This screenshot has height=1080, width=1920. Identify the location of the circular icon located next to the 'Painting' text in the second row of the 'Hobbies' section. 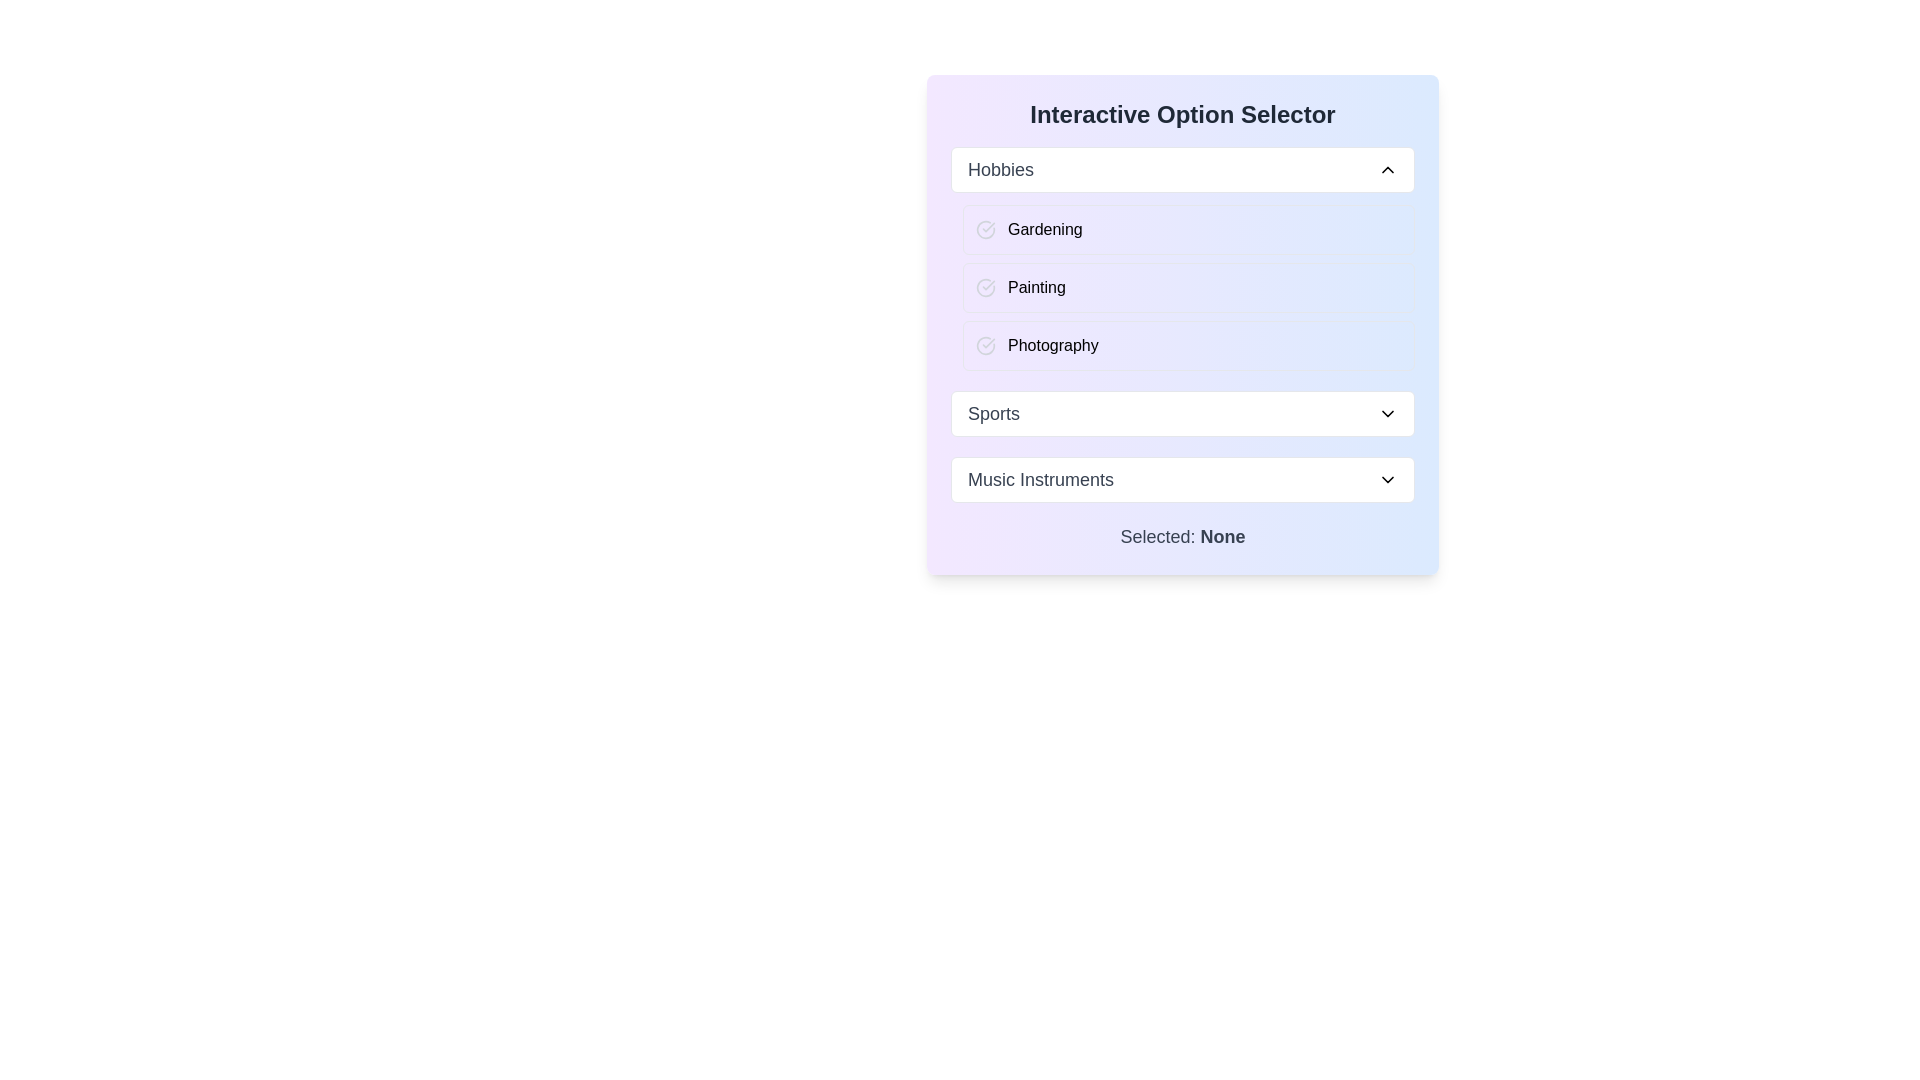
(985, 288).